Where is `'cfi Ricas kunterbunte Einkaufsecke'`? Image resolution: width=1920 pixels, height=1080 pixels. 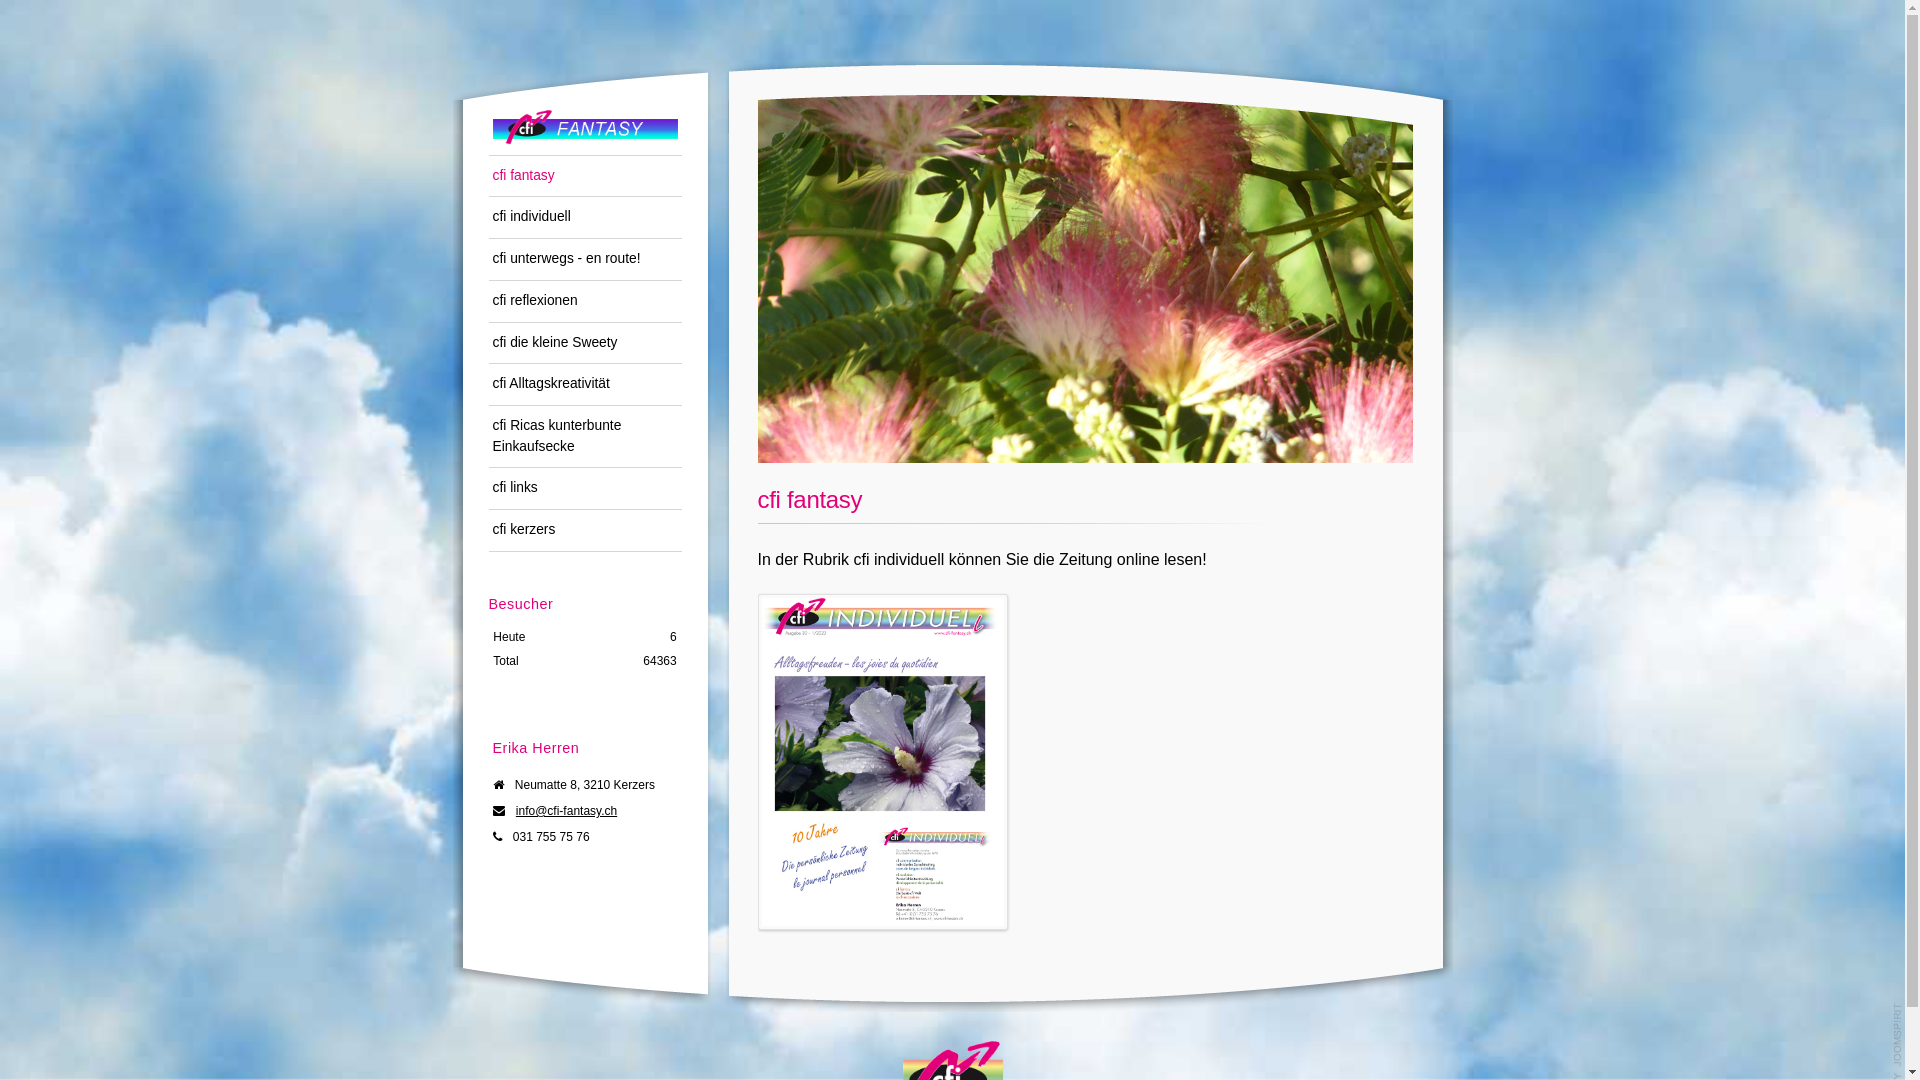 'cfi Ricas kunterbunte Einkaufsecke' is located at coordinates (583, 434).